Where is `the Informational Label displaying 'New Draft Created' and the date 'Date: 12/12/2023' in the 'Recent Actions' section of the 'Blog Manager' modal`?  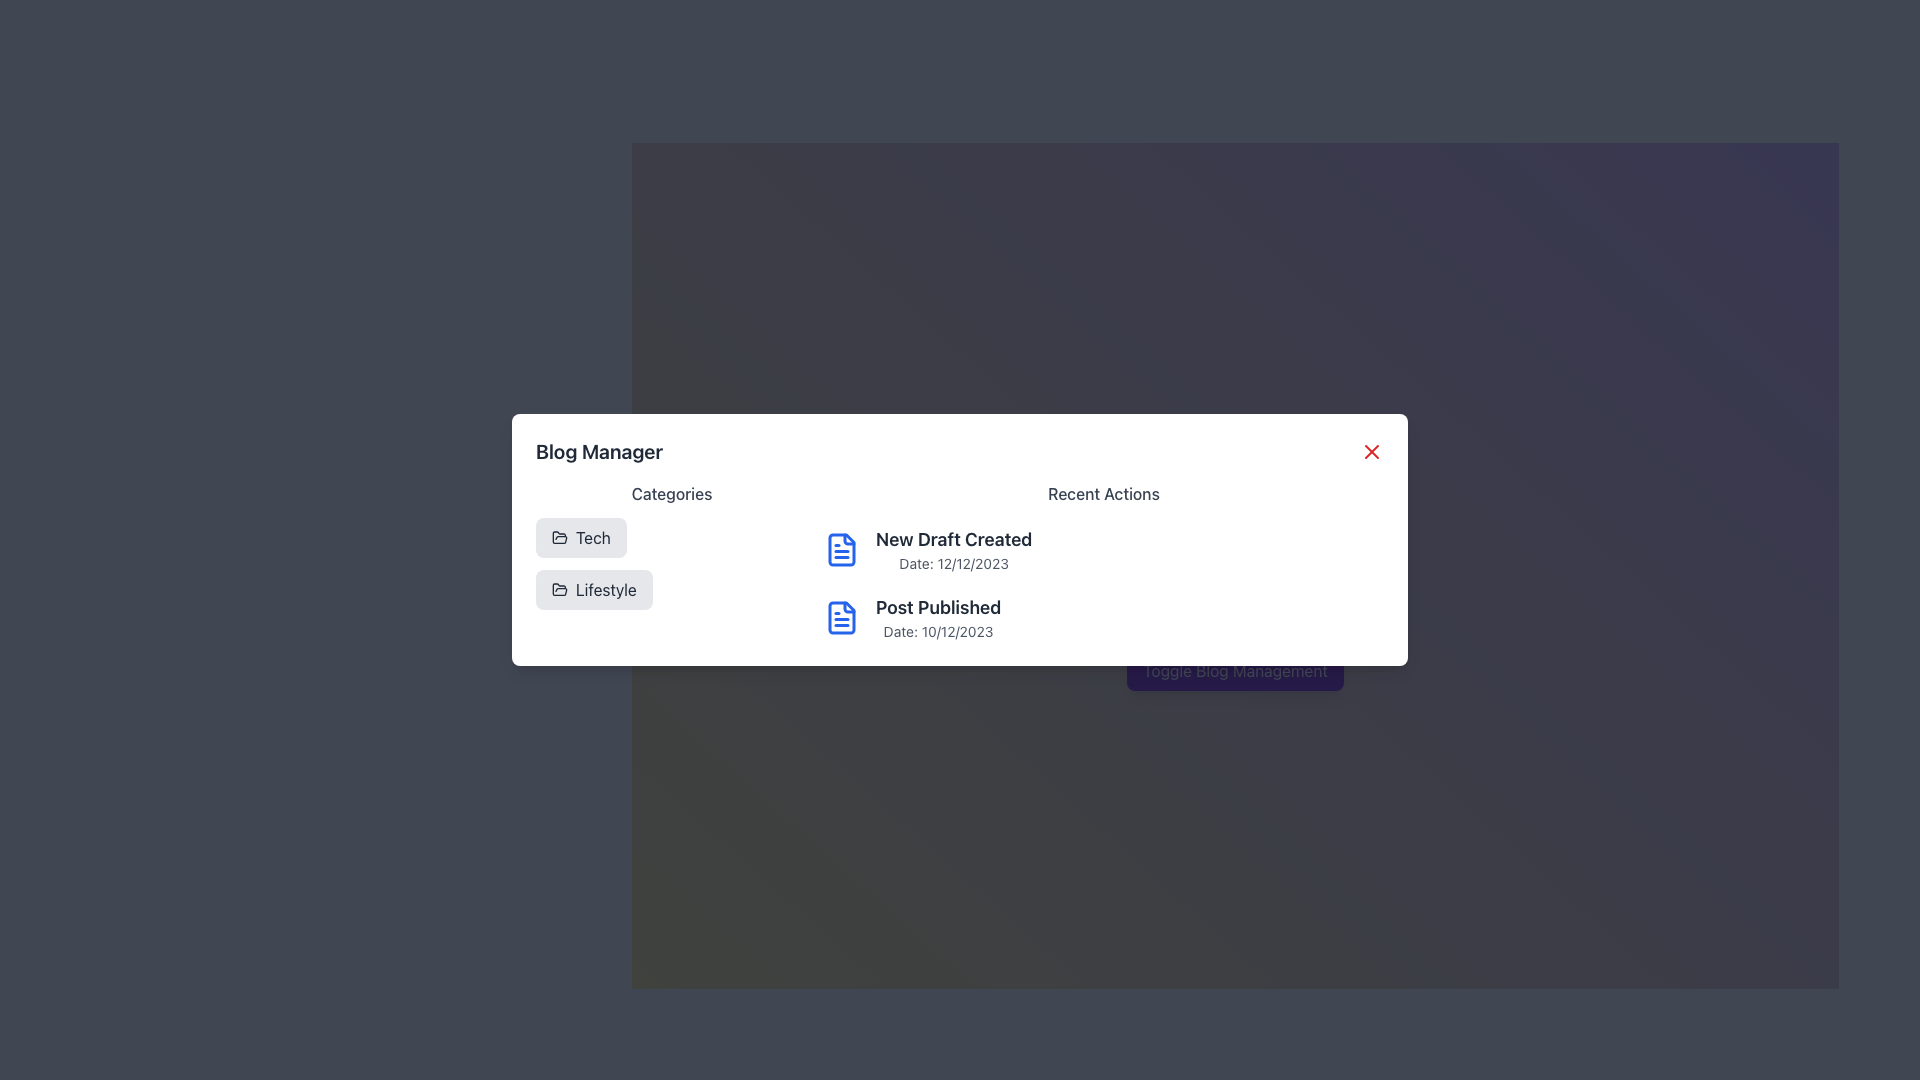
the Informational Label displaying 'New Draft Created' and the date 'Date: 12/12/2023' in the 'Recent Actions' section of the 'Blog Manager' modal is located at coordinates (953, 550).